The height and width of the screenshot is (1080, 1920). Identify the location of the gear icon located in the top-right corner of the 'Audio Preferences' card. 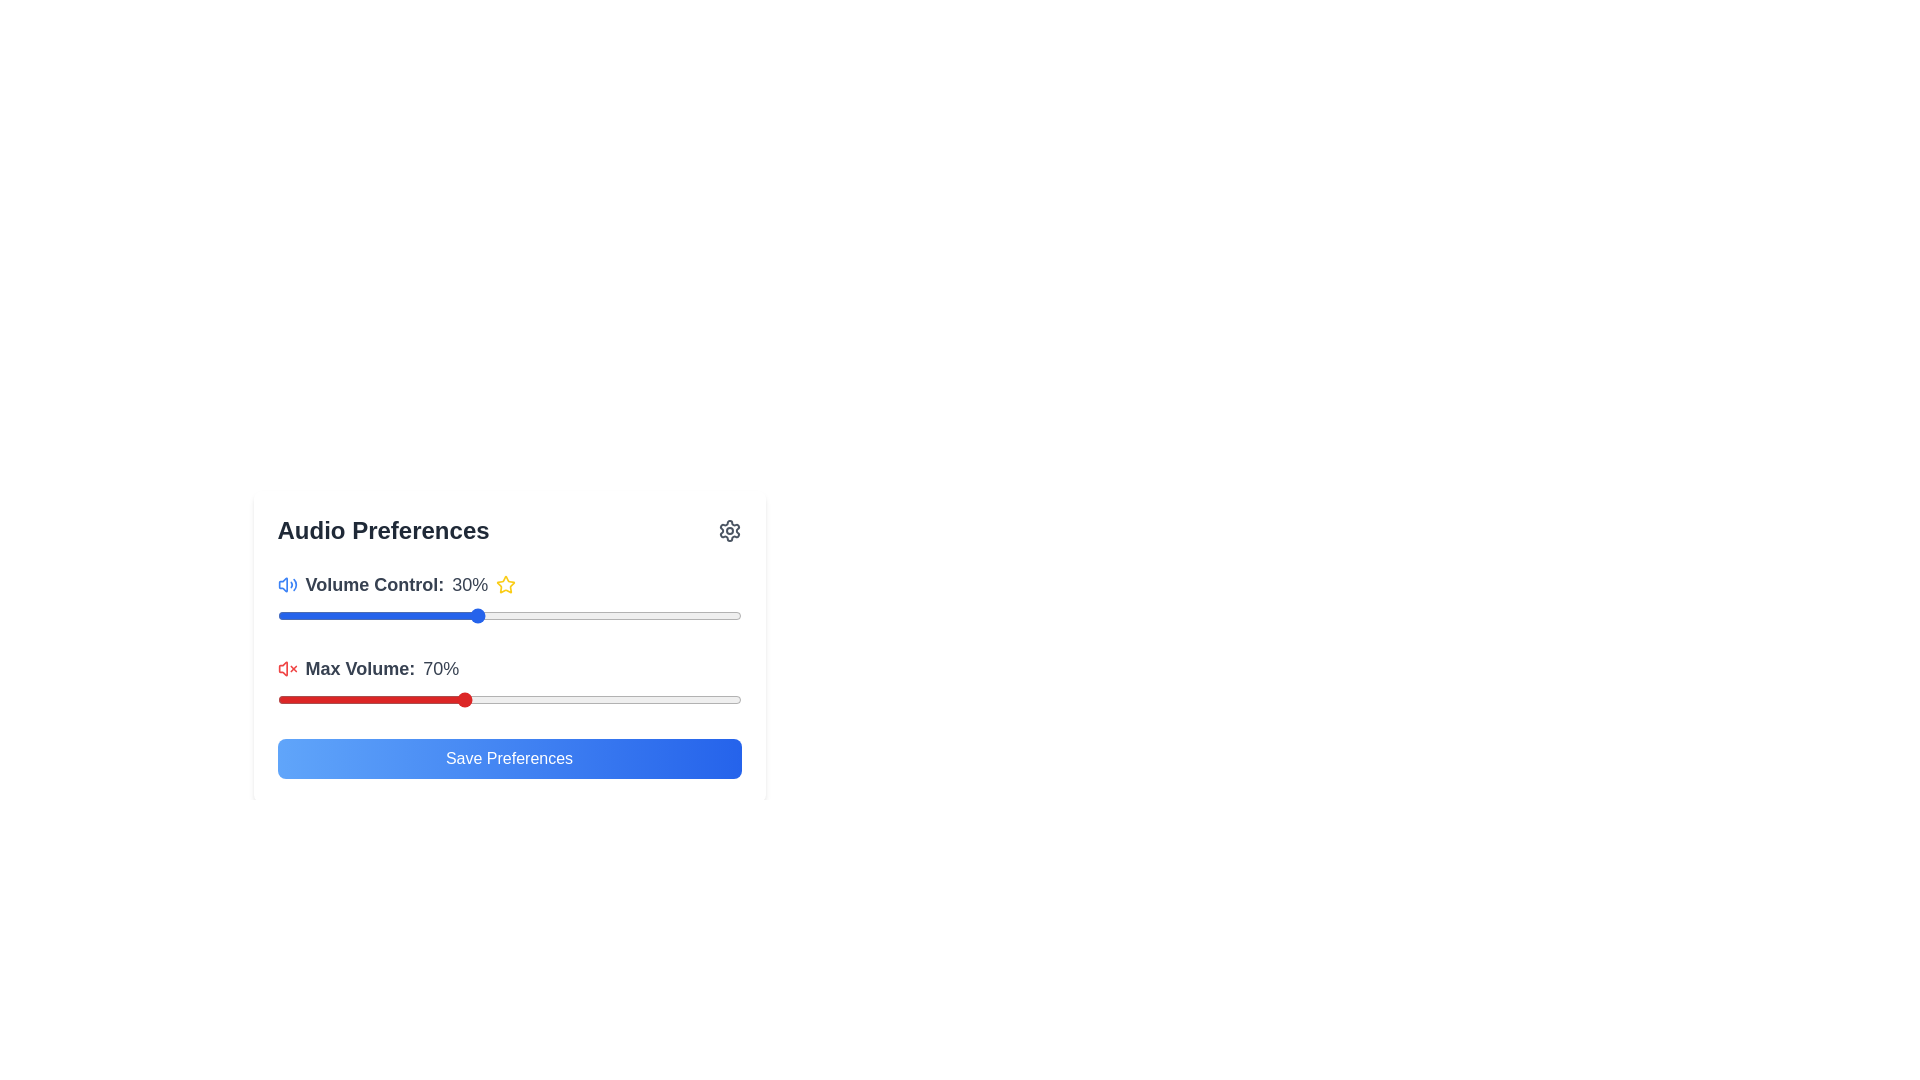
(728, 530).